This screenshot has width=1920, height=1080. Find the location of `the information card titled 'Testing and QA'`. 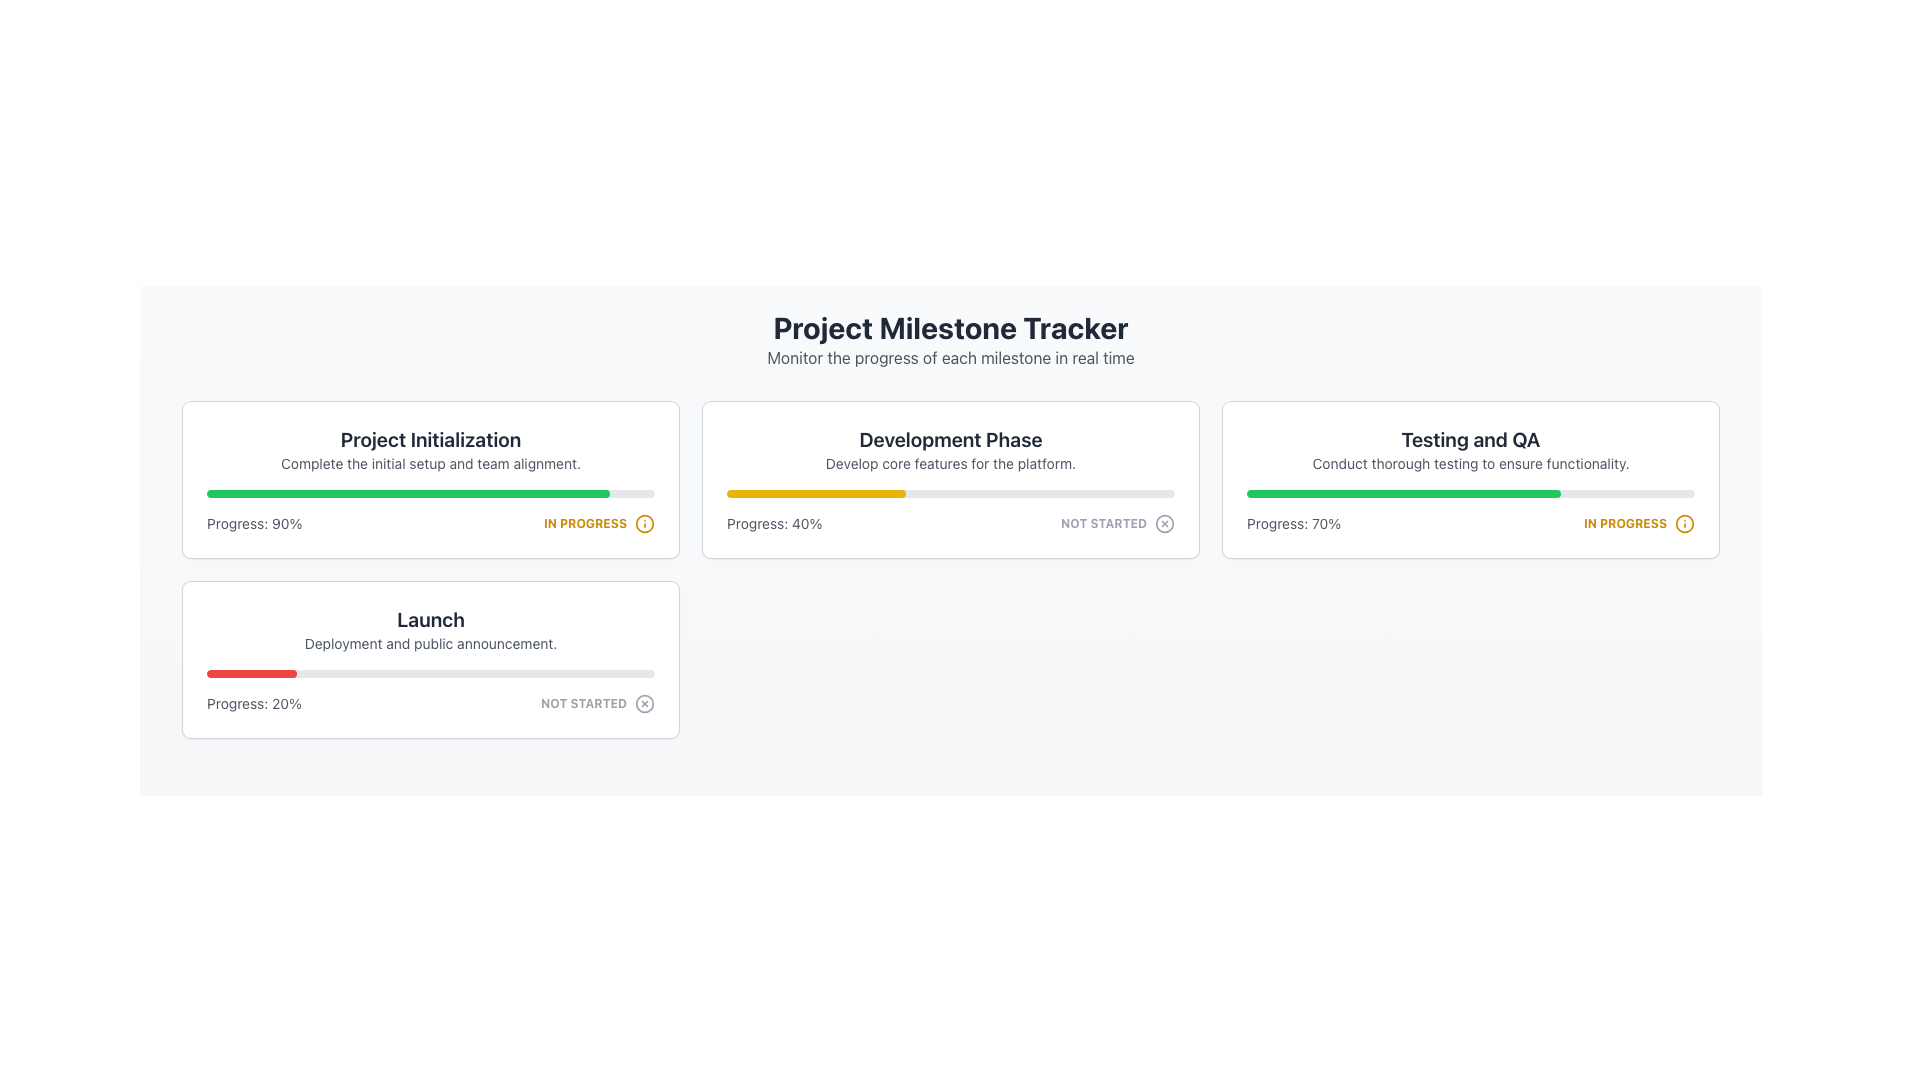

the information card titled 'Testing and QA' is located at coordinates (1470, 479).